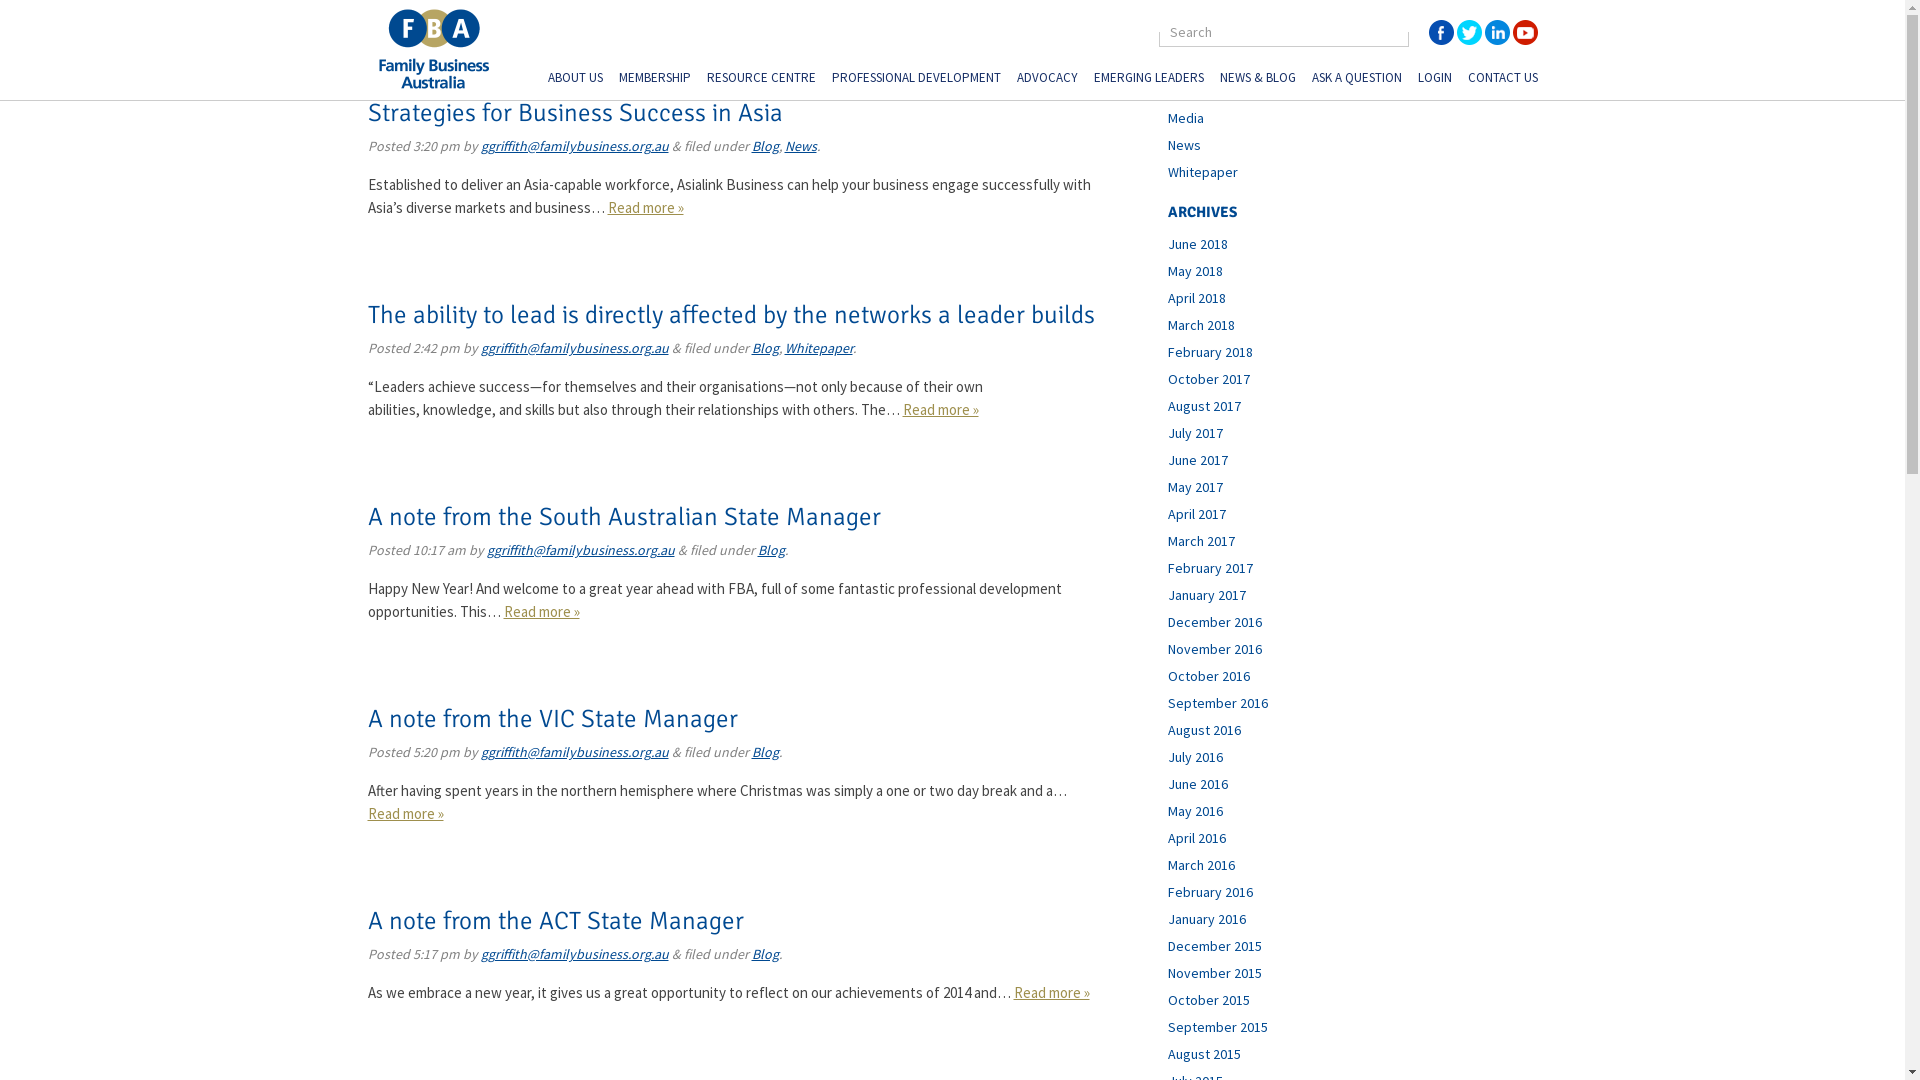  What do you see at coordinates (1217, 701) in the screenshot?
I see `'September 2016'` at bounding box center [1217, 701].